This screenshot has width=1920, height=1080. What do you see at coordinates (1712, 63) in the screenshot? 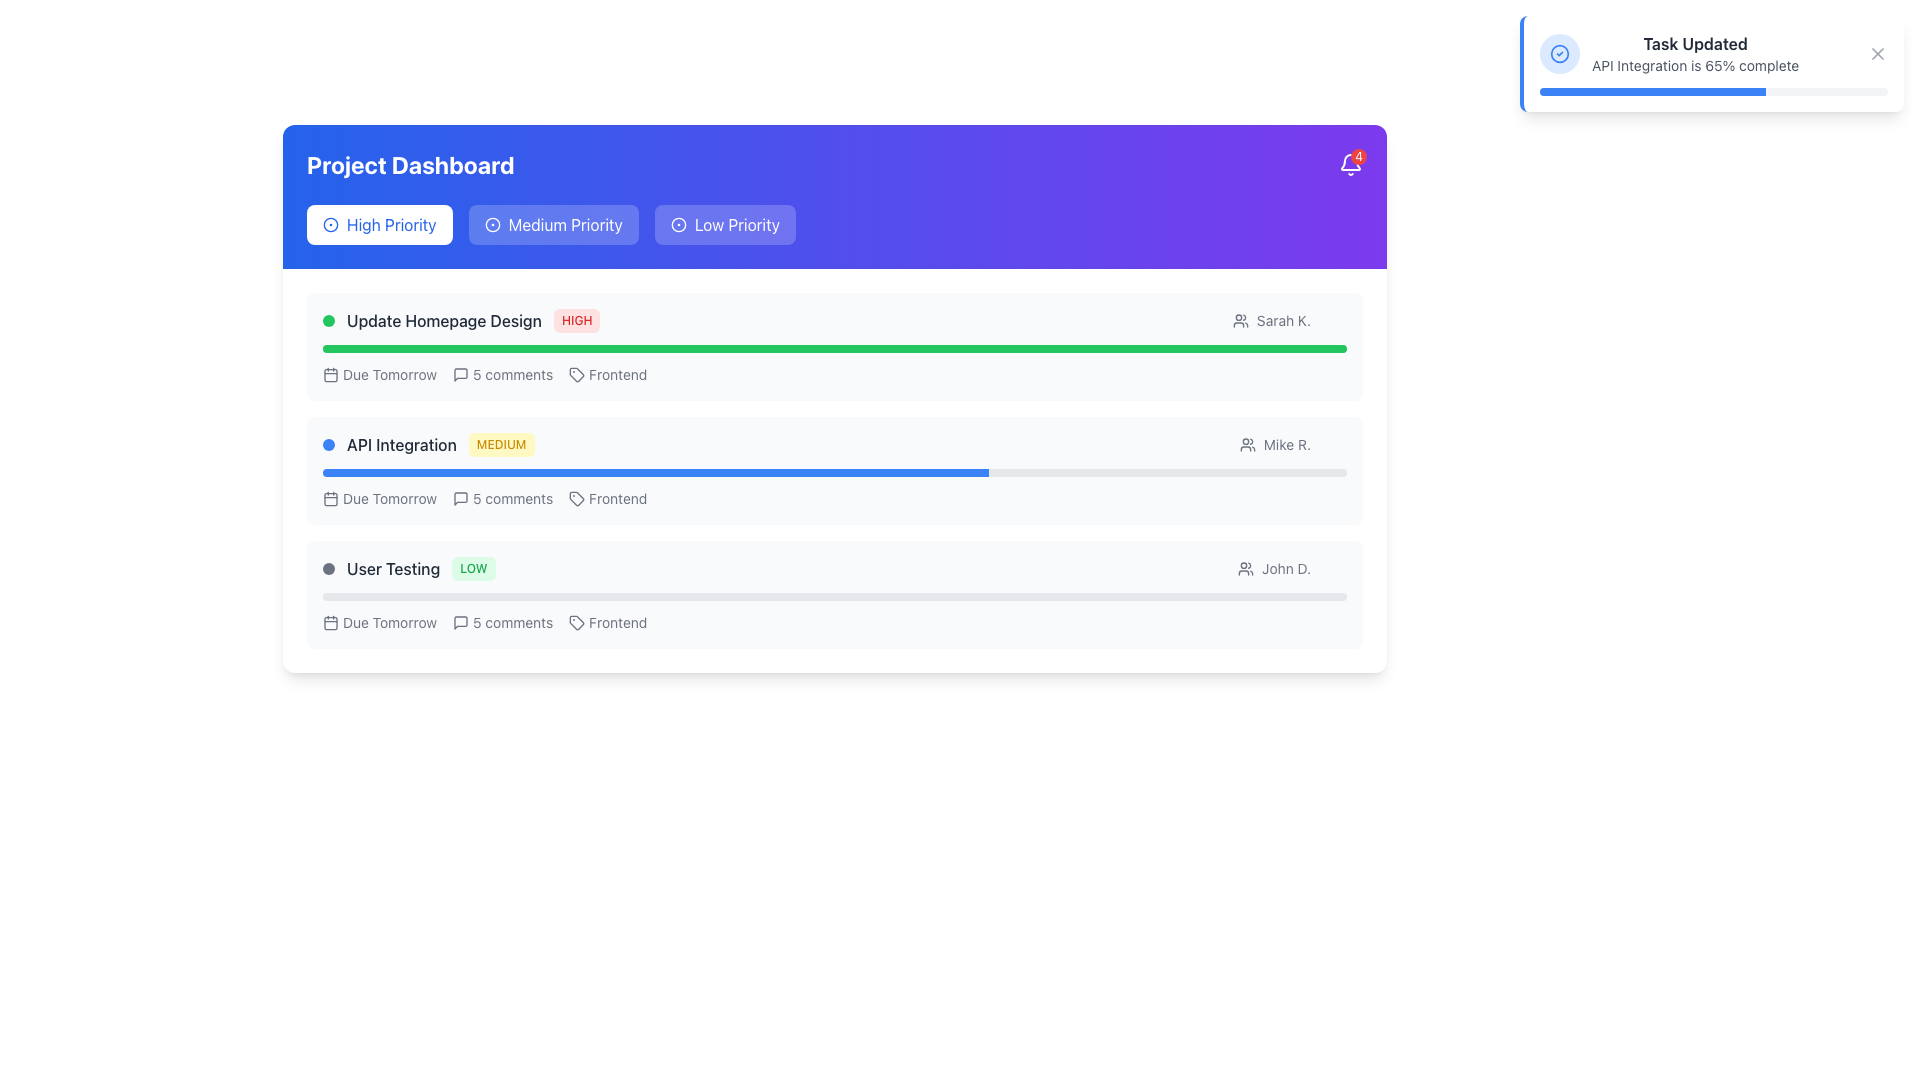
I see `the Notification card that displays 'Task Updated' with a blue checkmark icon and a progress bar in the top-right corner of the interface` at bounding box center [1712, 63].